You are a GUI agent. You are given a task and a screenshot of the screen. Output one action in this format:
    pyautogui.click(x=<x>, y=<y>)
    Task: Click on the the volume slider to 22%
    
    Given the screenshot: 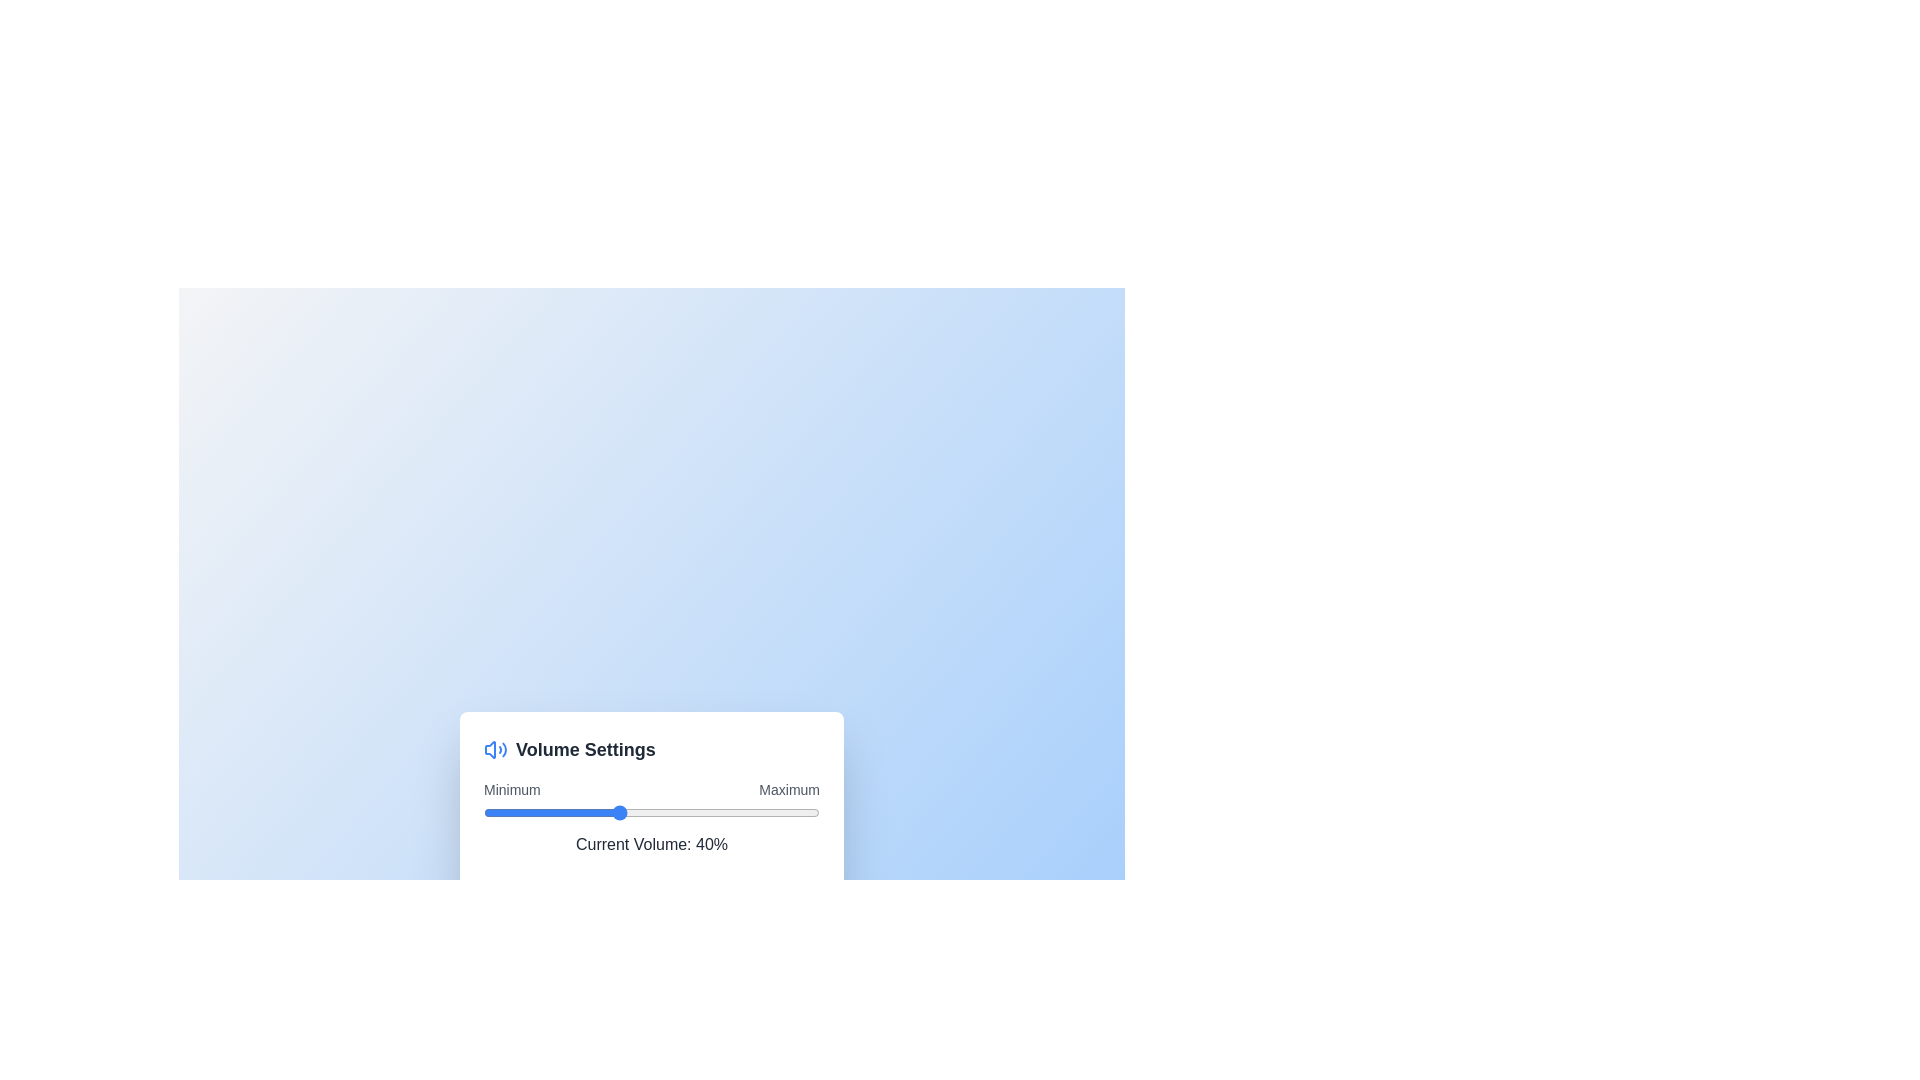 What is the action you would take?
    pyautogui.click(x=557, y=812)
    